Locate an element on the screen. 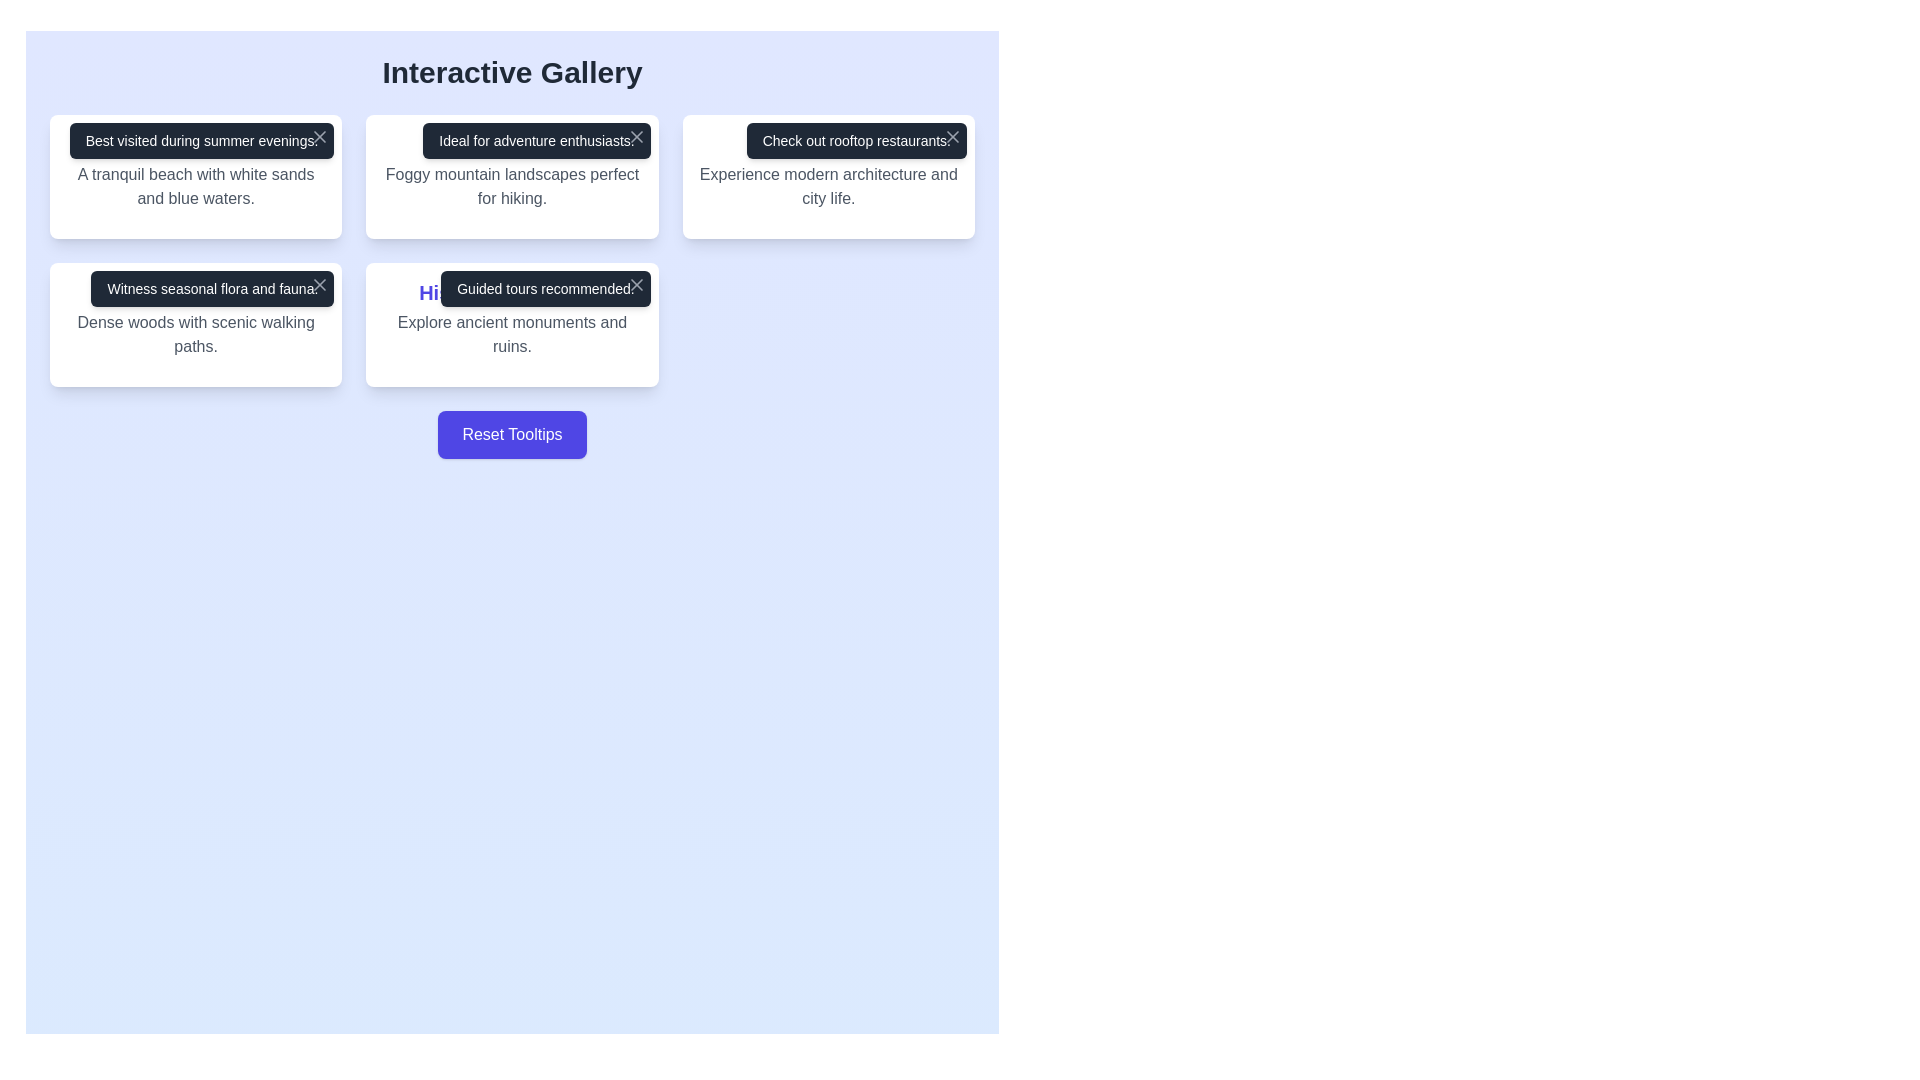 This screenshot has height=1080, width=1920. the content of the Informational Tooltip located at the top-right corner of the 'Historic Landmarks' card is located at coordinates (545, 289).